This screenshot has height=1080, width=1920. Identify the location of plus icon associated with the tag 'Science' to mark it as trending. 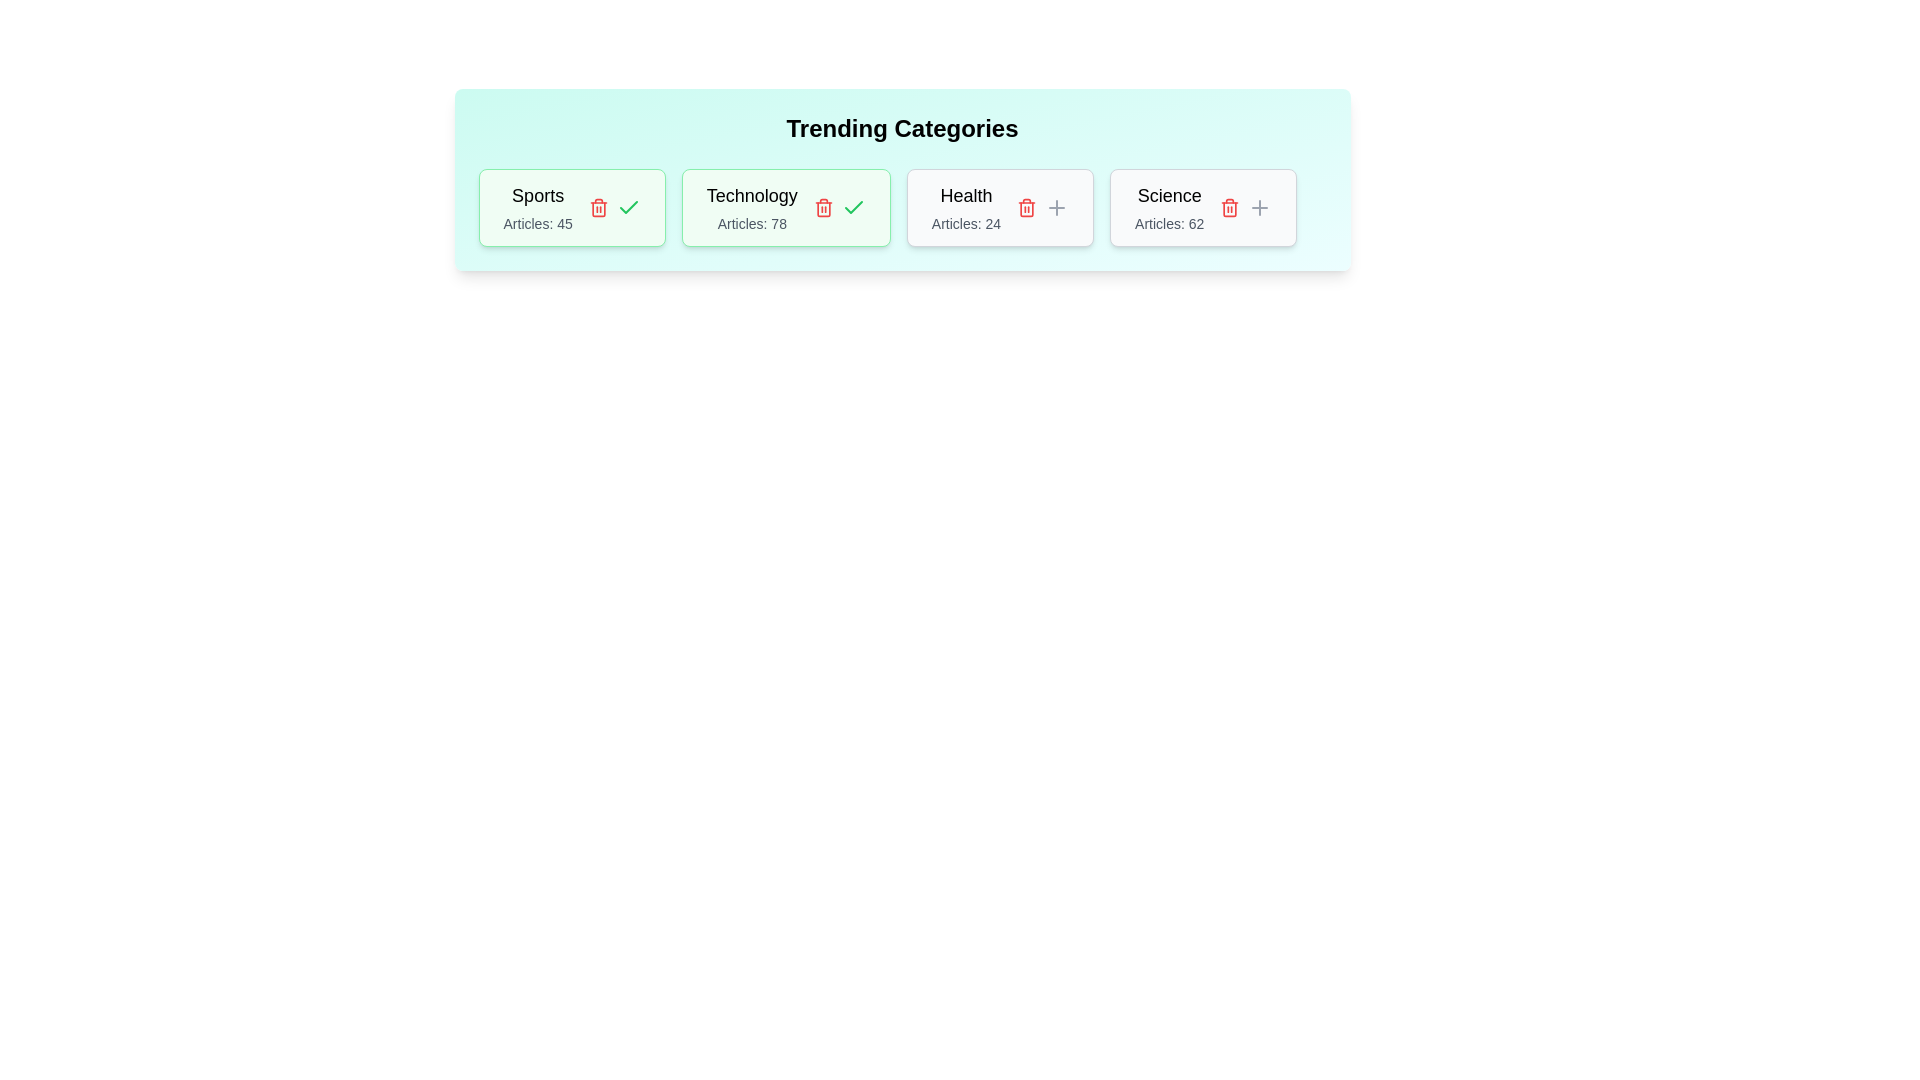
(1259, 208).